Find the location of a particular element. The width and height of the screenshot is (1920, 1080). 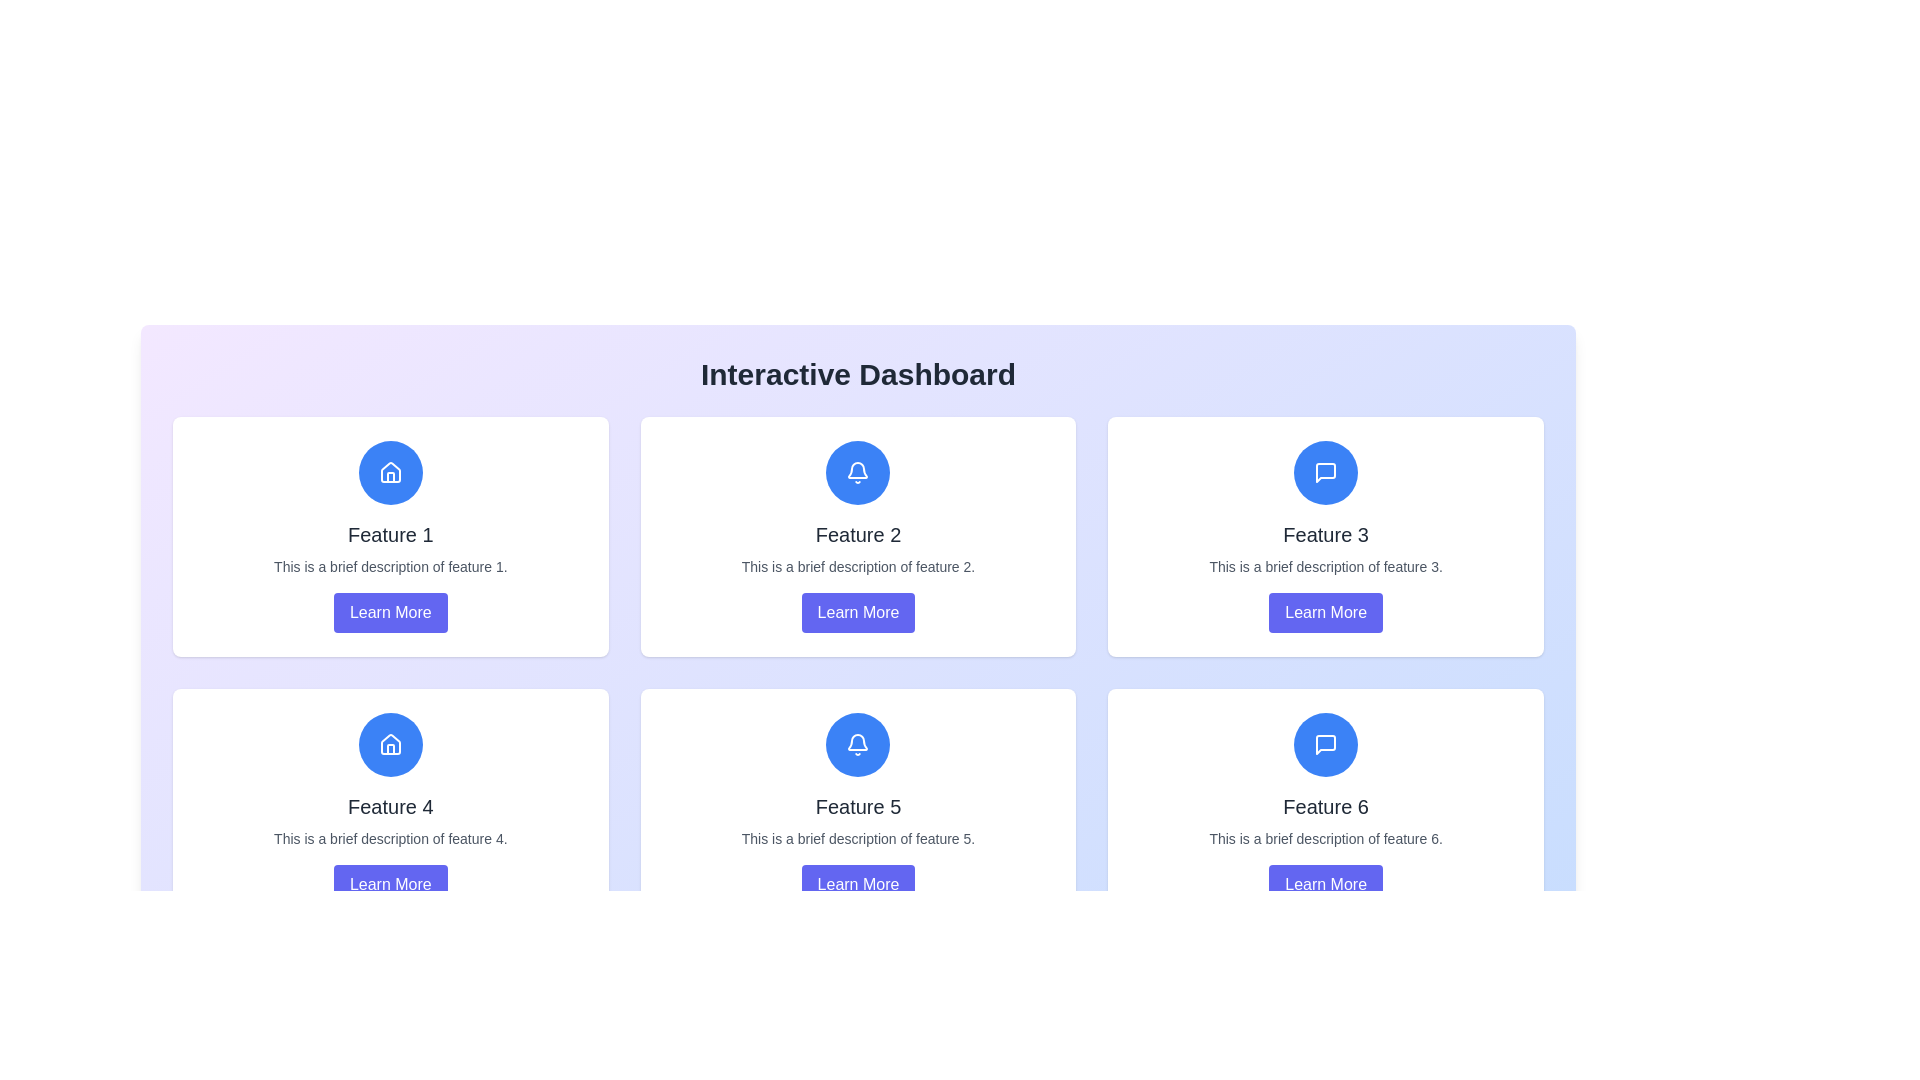

the indigo button with rounded edges labeled 'Learn More', located at the bottom of the sixth feature card is located at coordinates (1326, 883).